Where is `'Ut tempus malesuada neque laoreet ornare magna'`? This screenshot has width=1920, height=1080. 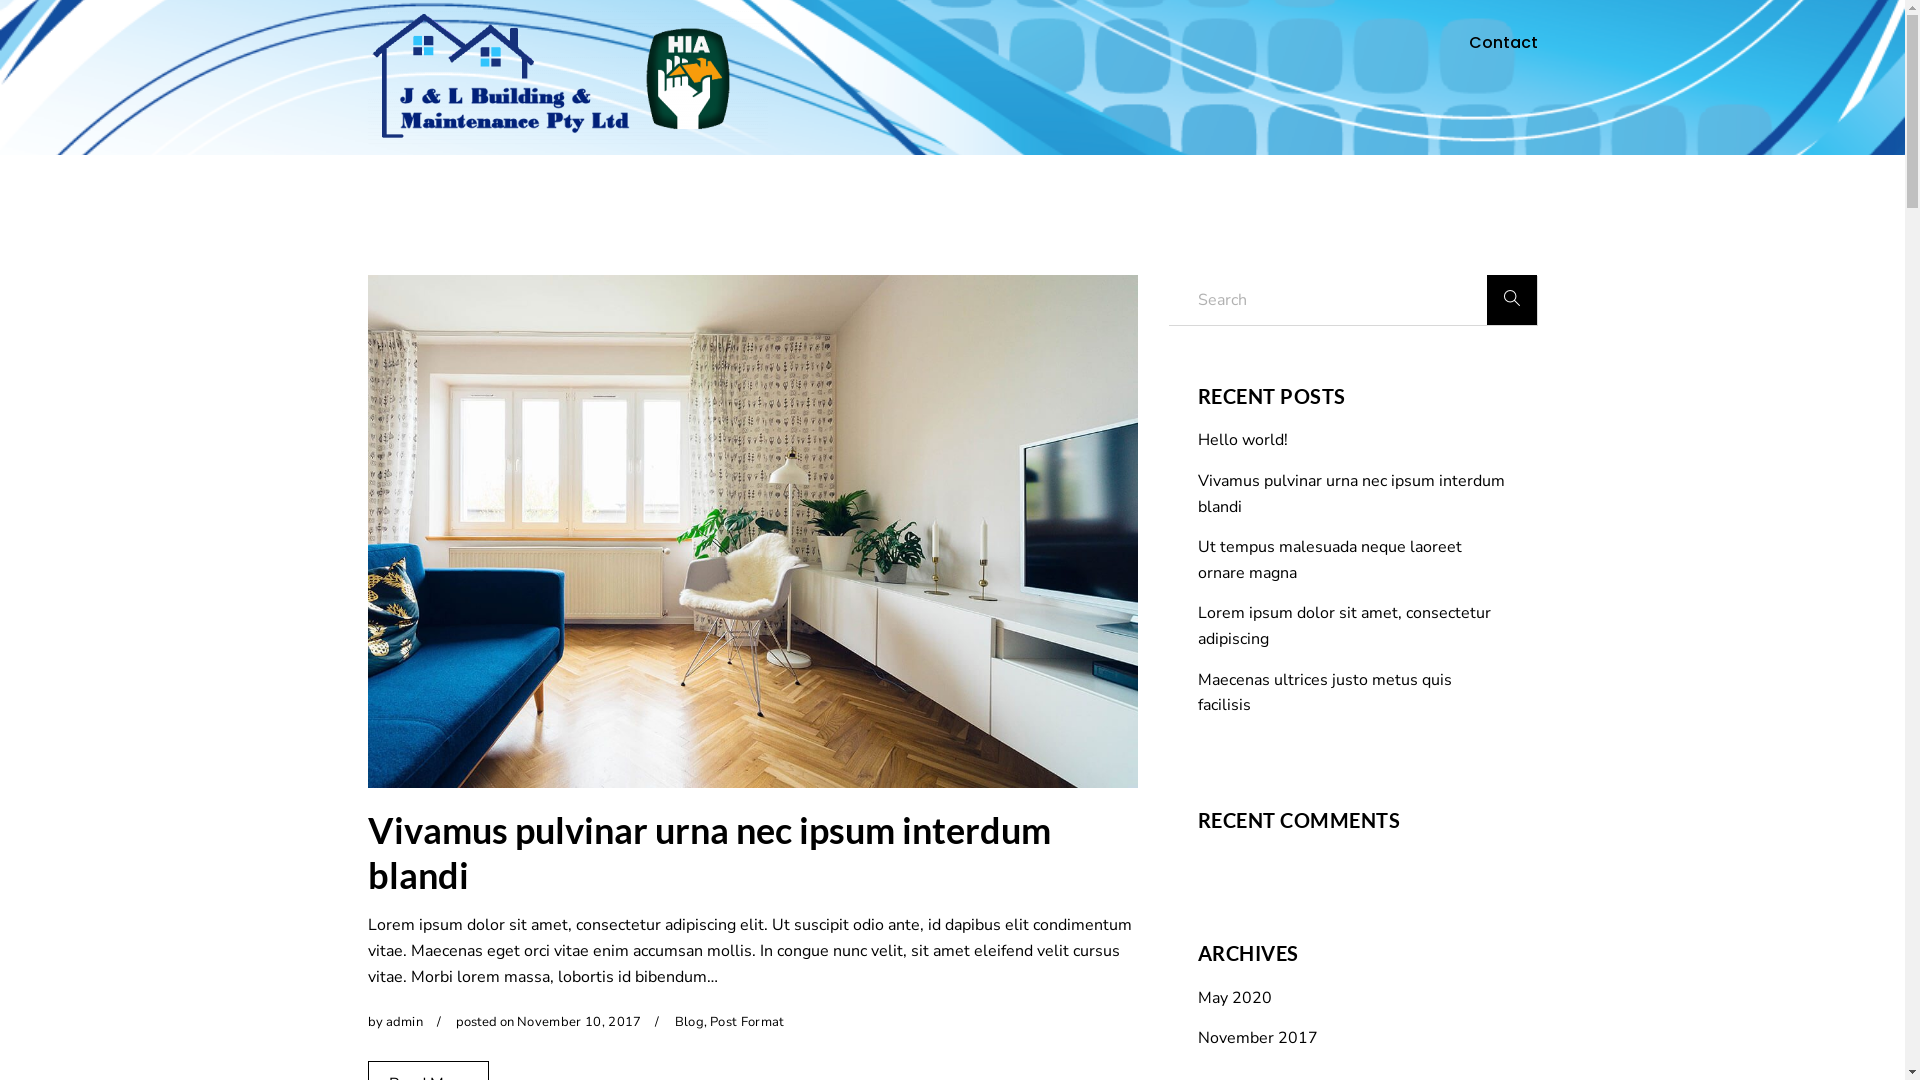
'Ut tempus malesuada neque laoreet ornare magna' is located at coordinates (1353, 560).